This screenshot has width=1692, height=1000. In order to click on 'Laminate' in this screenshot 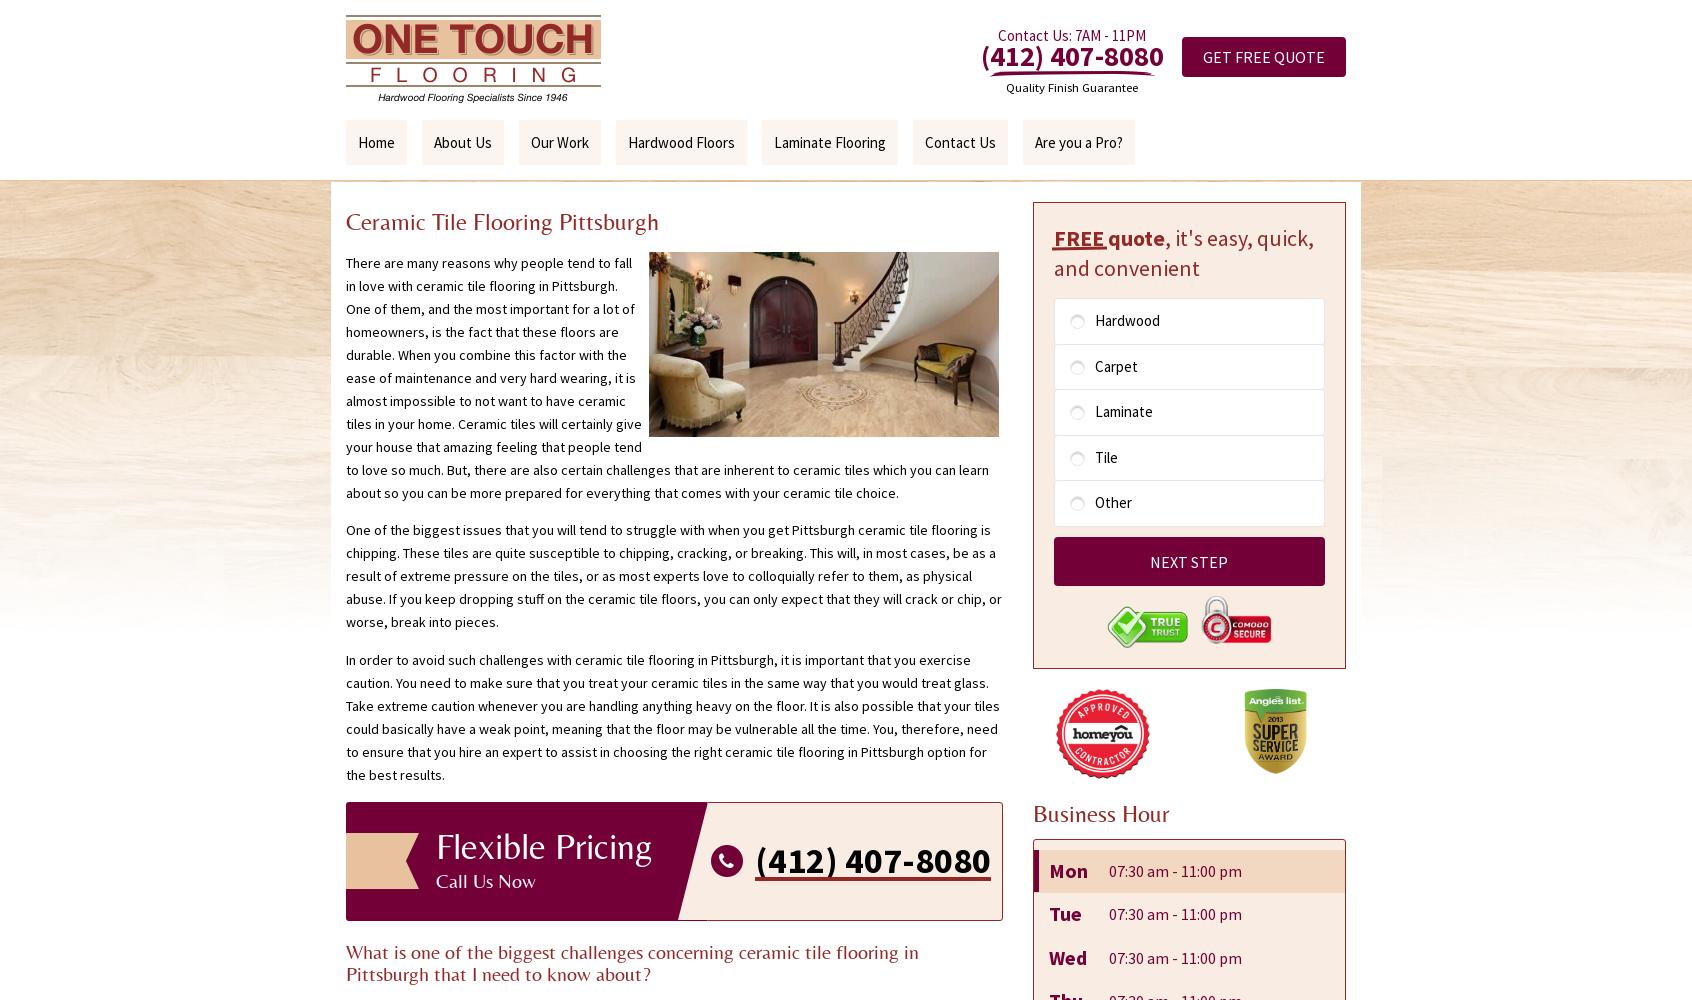, I will do `click(1094, 411)`.